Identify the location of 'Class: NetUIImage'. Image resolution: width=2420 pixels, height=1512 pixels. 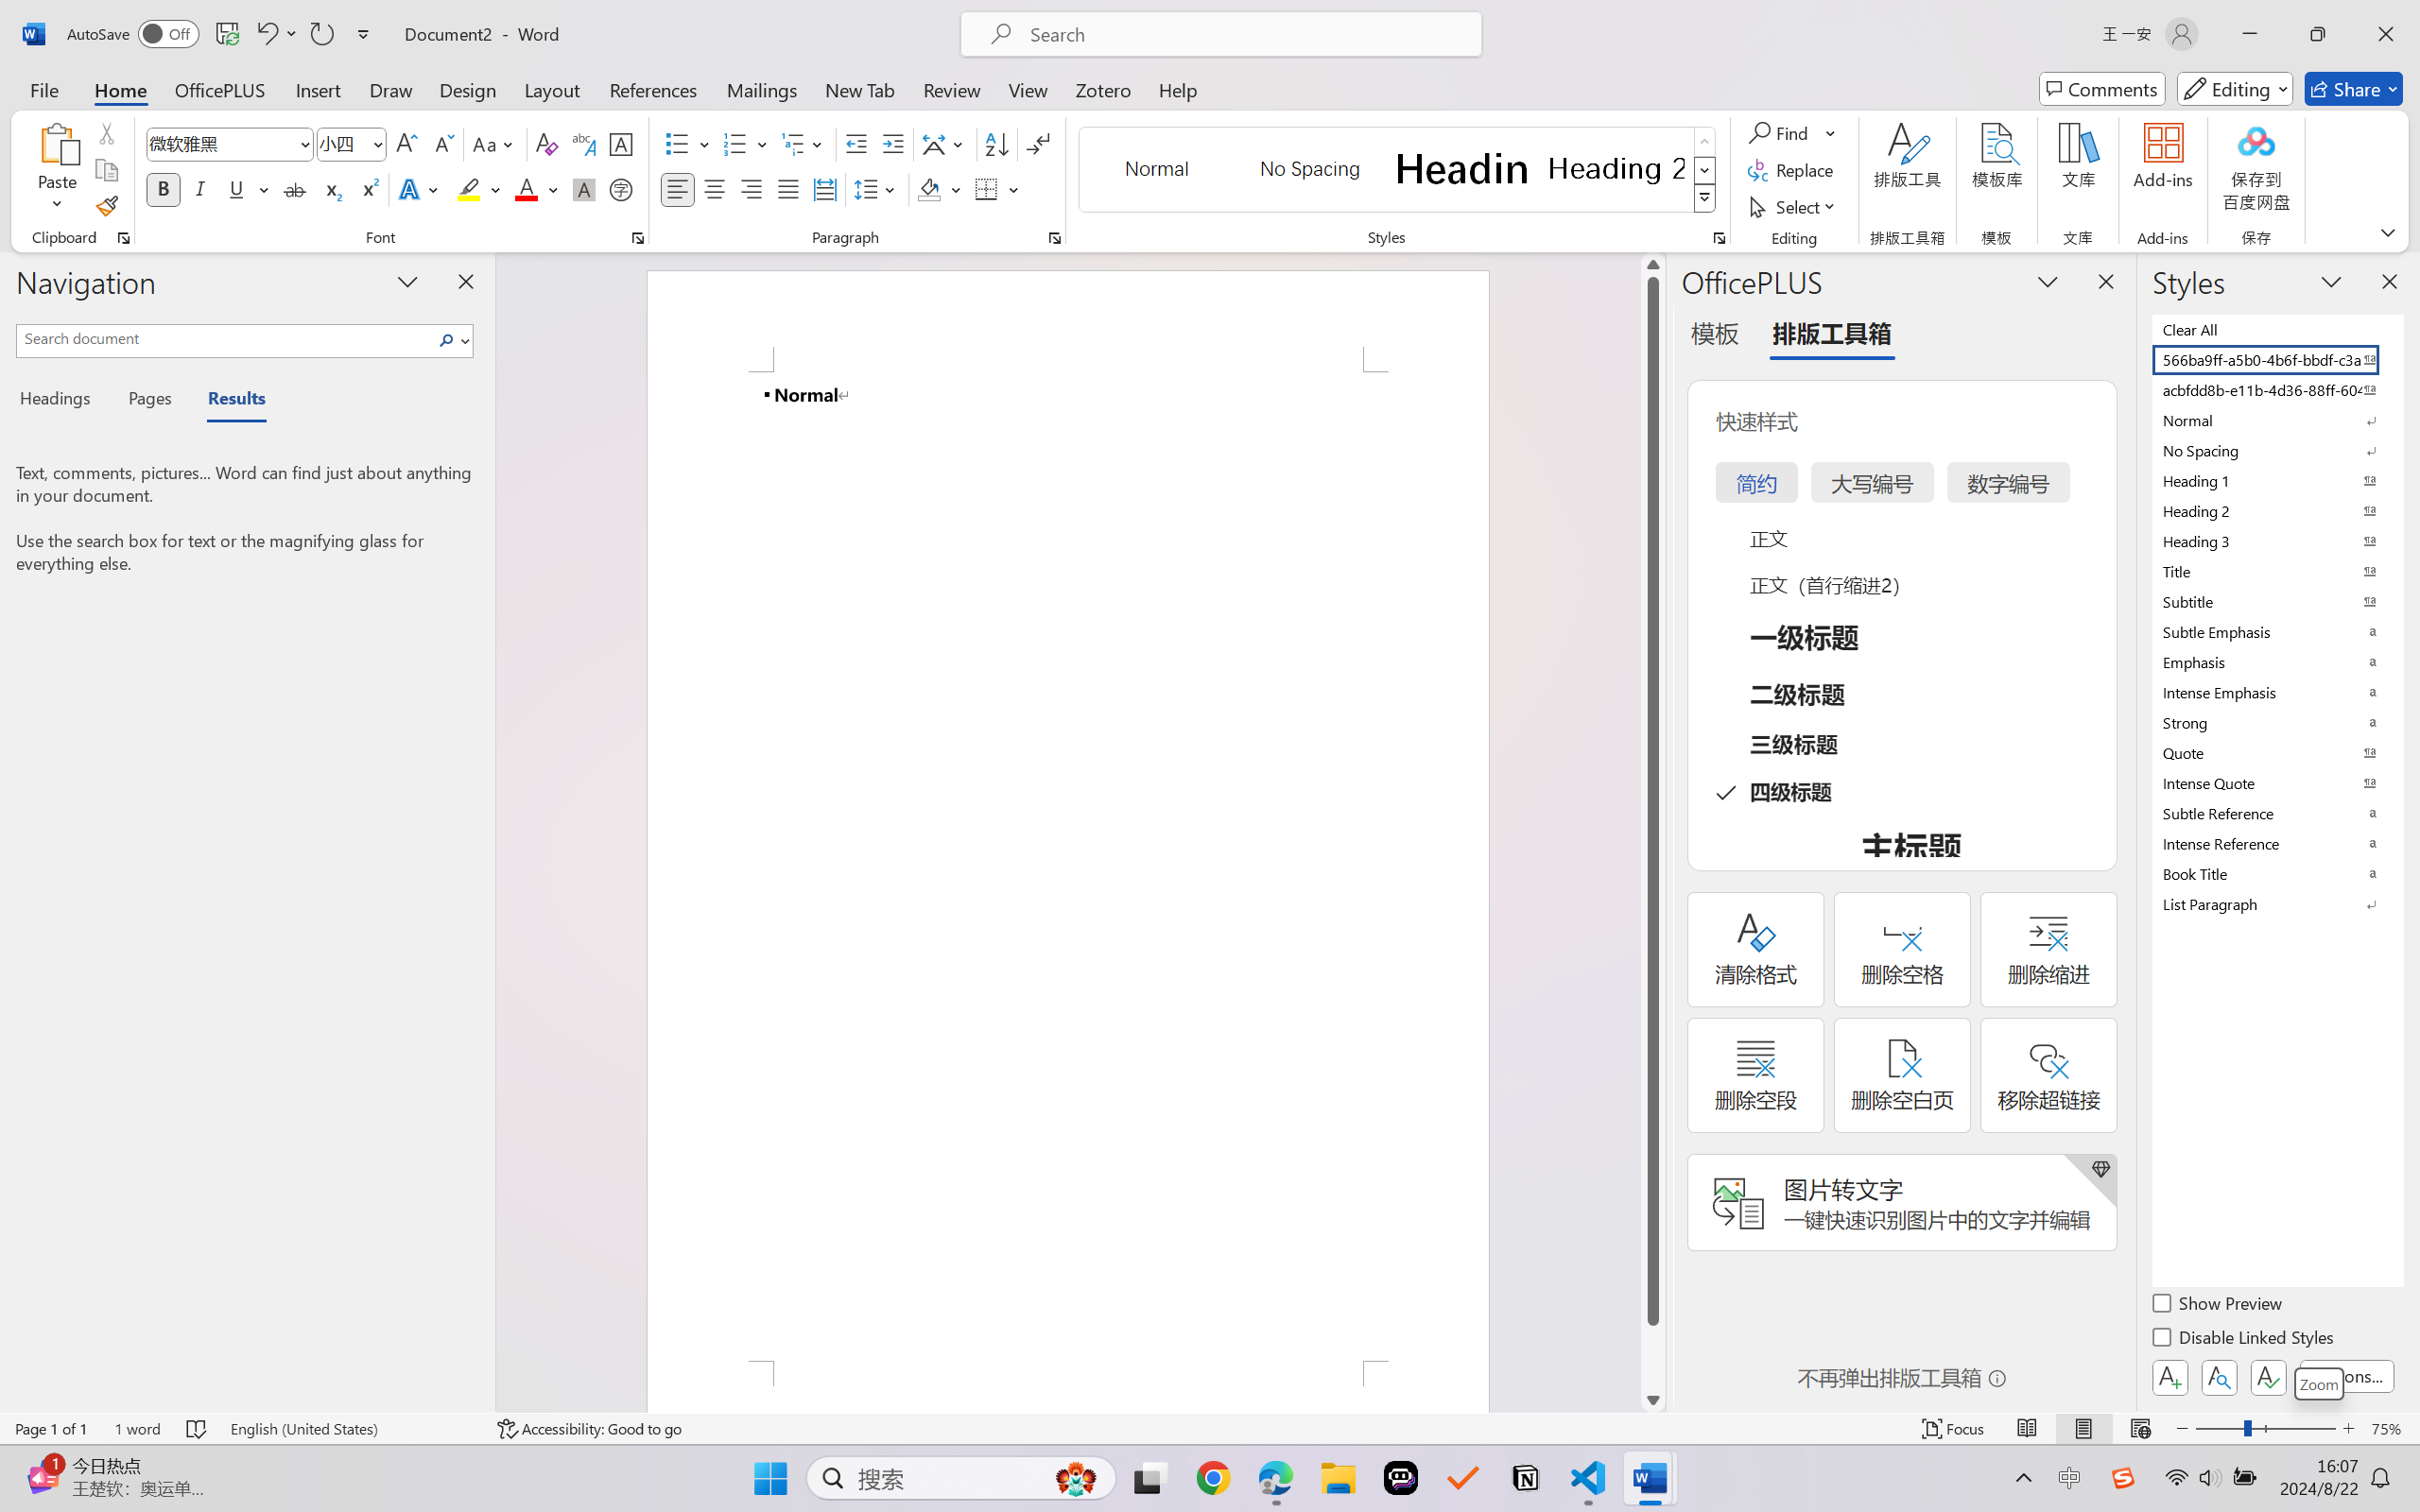
(1703, 198).